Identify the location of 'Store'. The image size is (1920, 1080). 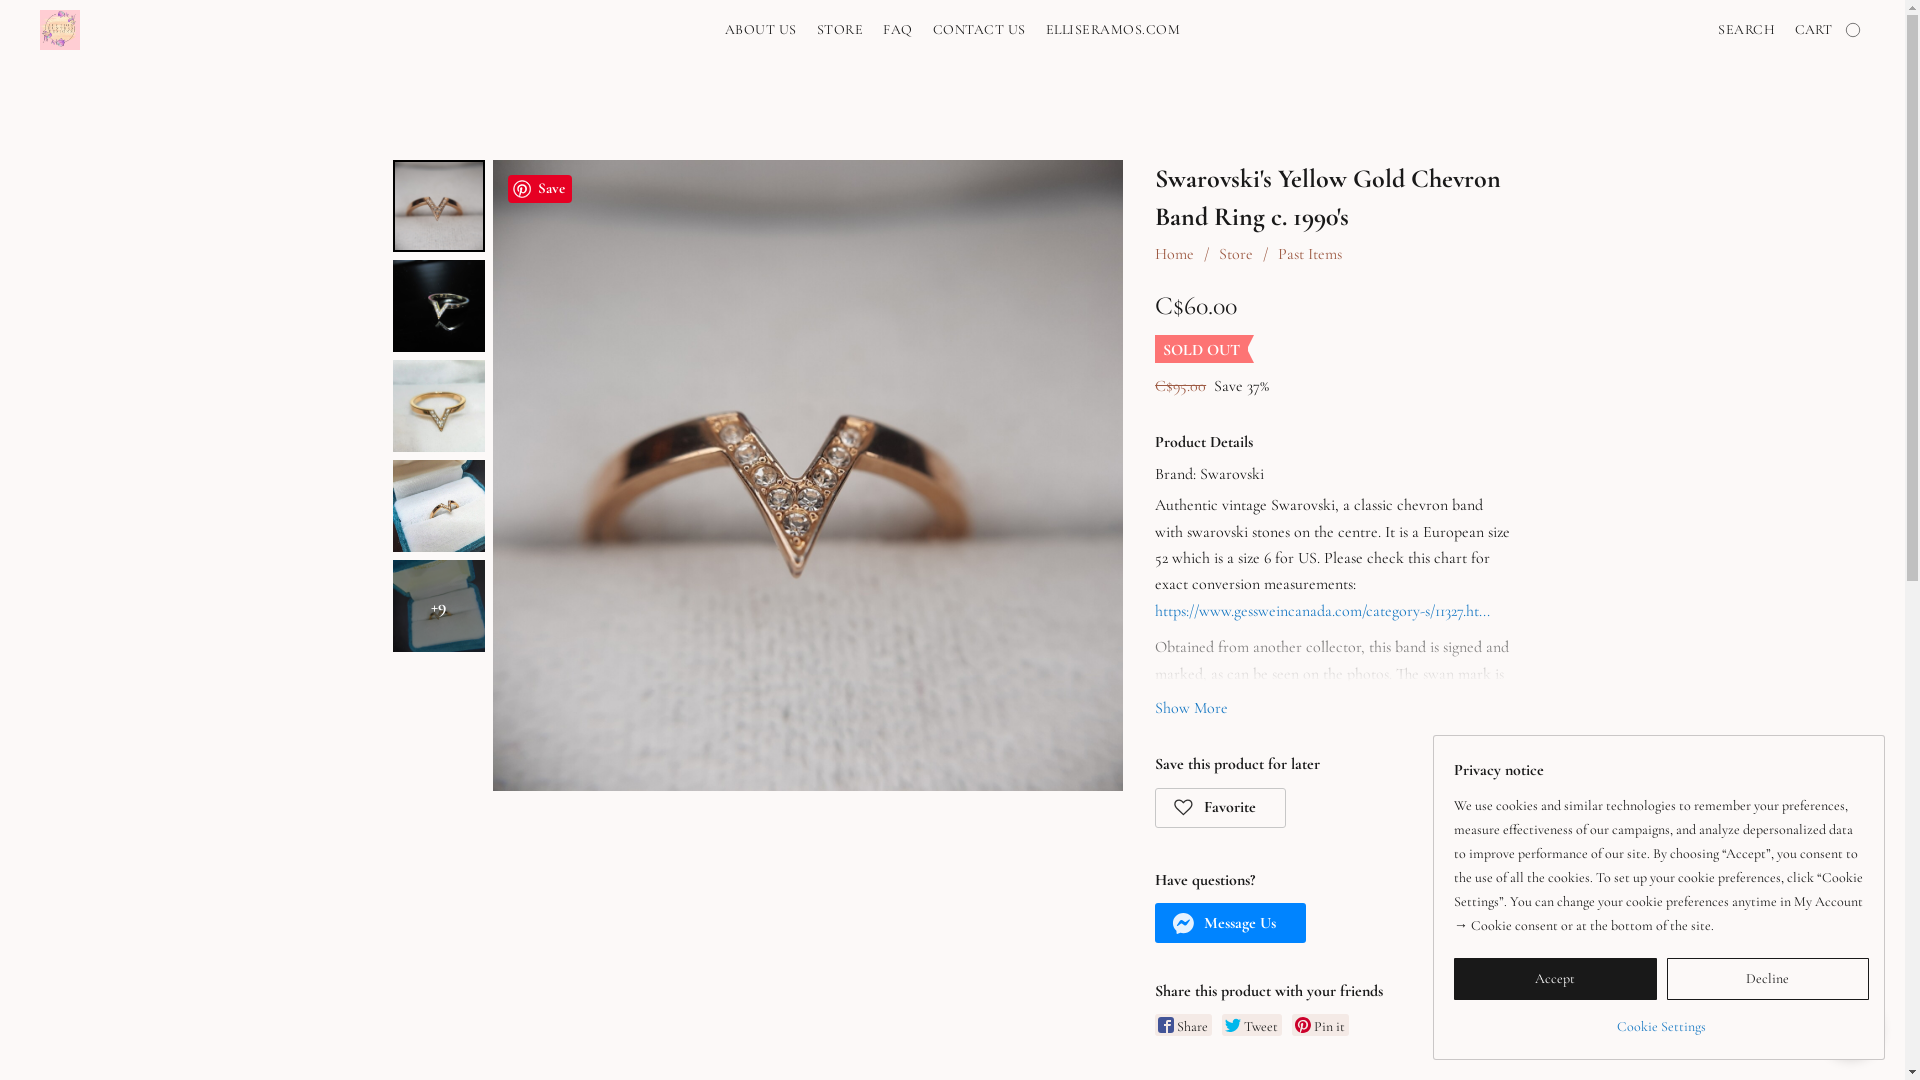
(1235, 253).